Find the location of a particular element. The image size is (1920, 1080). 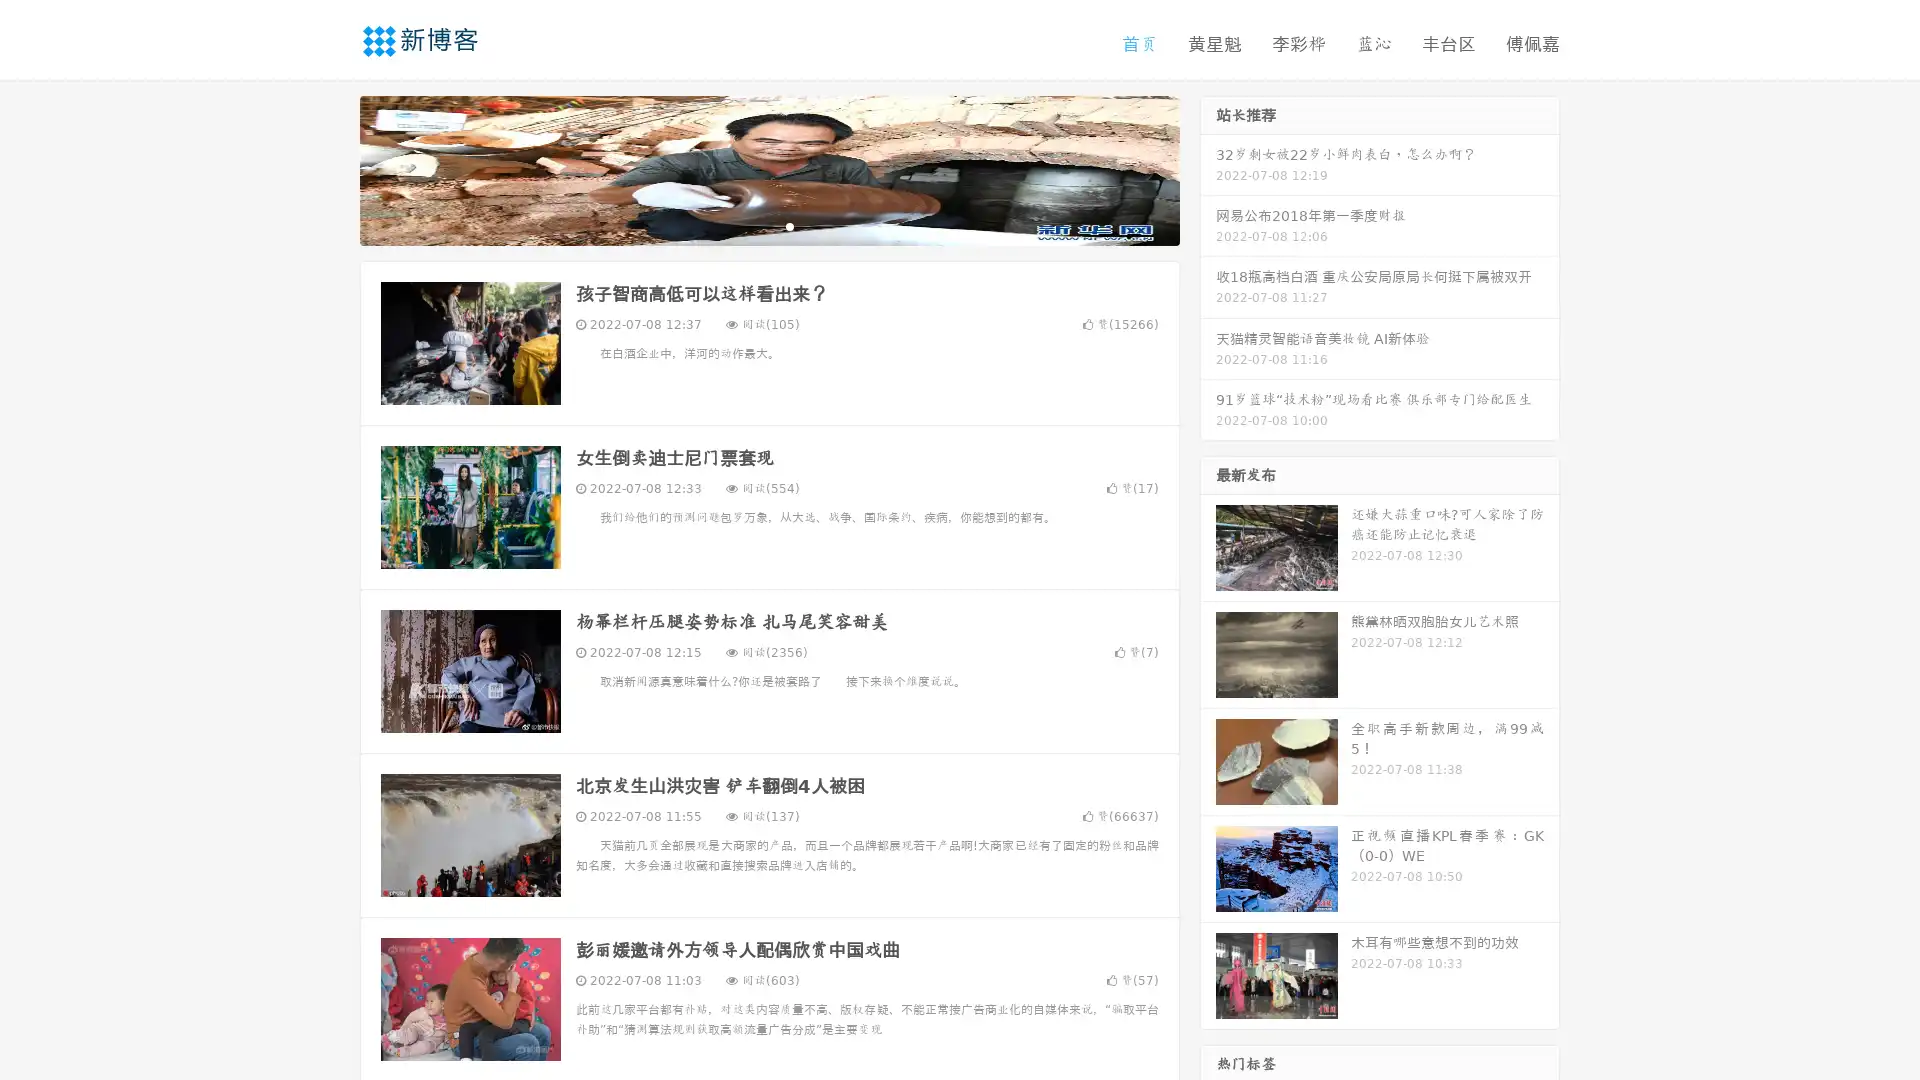

Previous slide is located at coordinates (330, 168).